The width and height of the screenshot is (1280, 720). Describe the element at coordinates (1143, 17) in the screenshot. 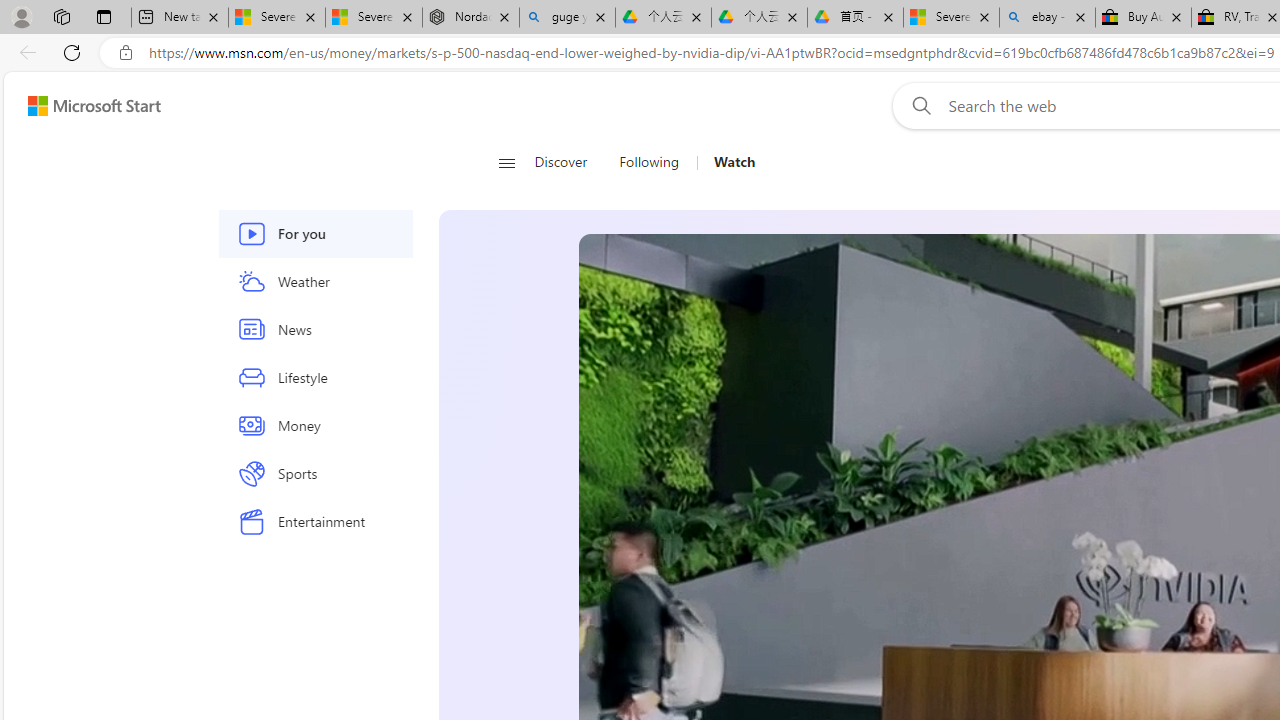

I see `'Buy Auto Parts & Accessories | eBay'` at that location.